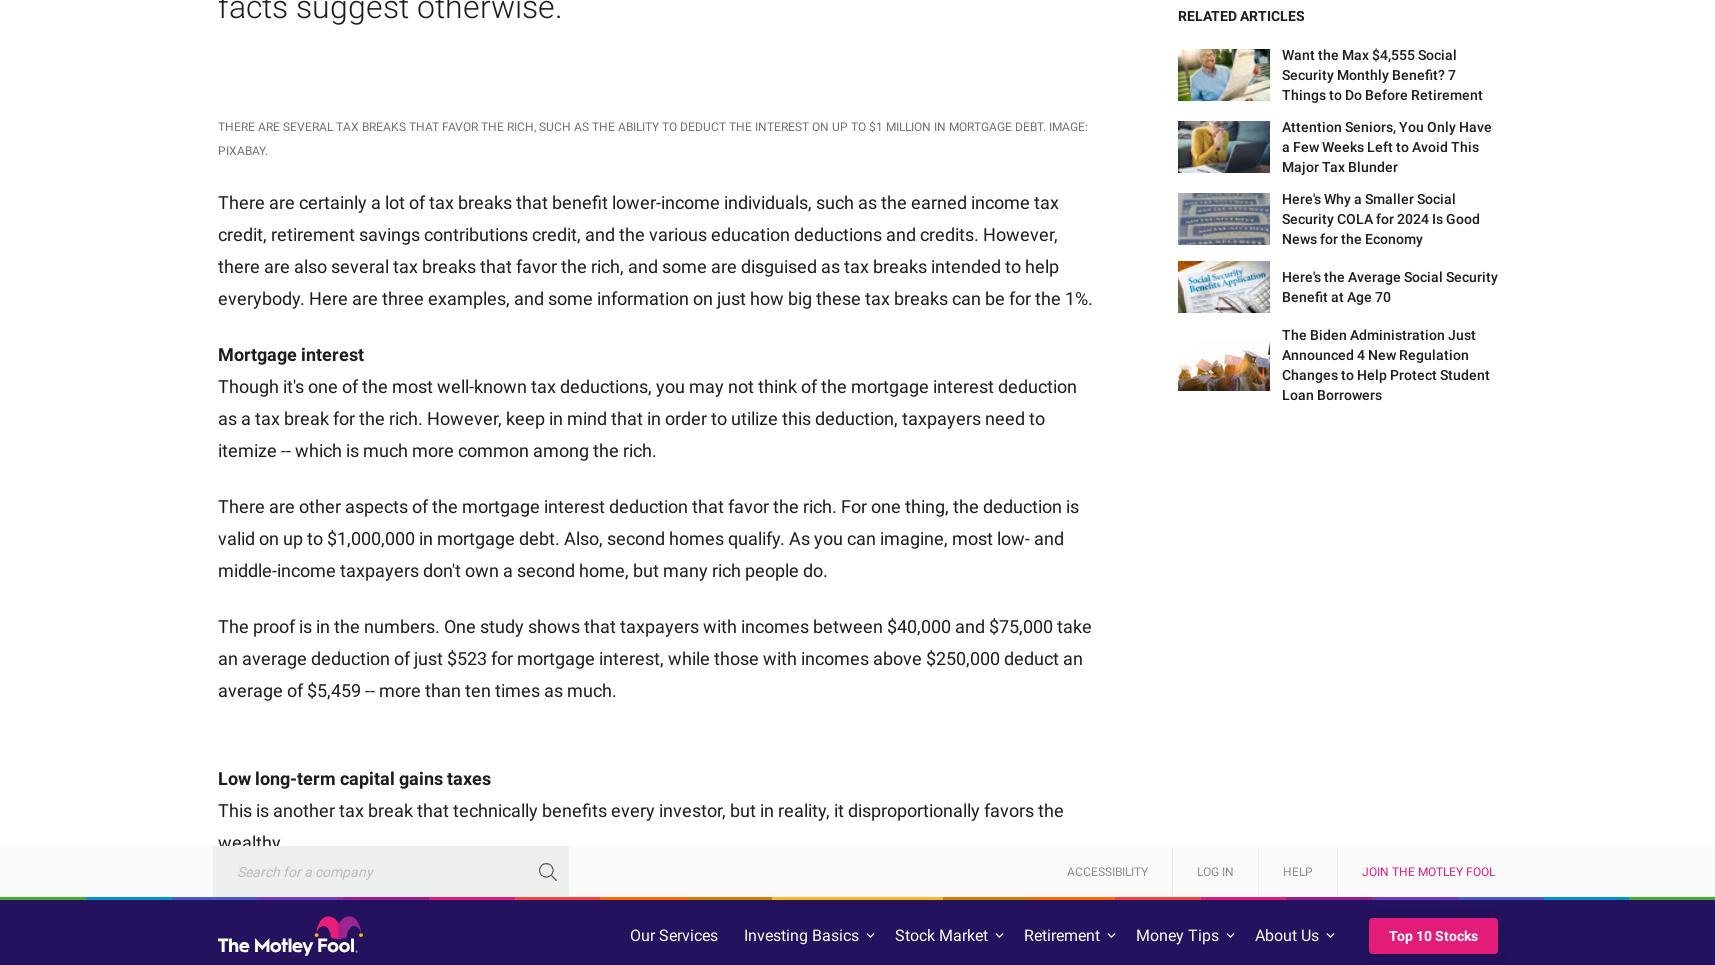 This screenshot has height=965, width=1715. I want to click on 'Motley Fool Ventures', so click(1384, 879).